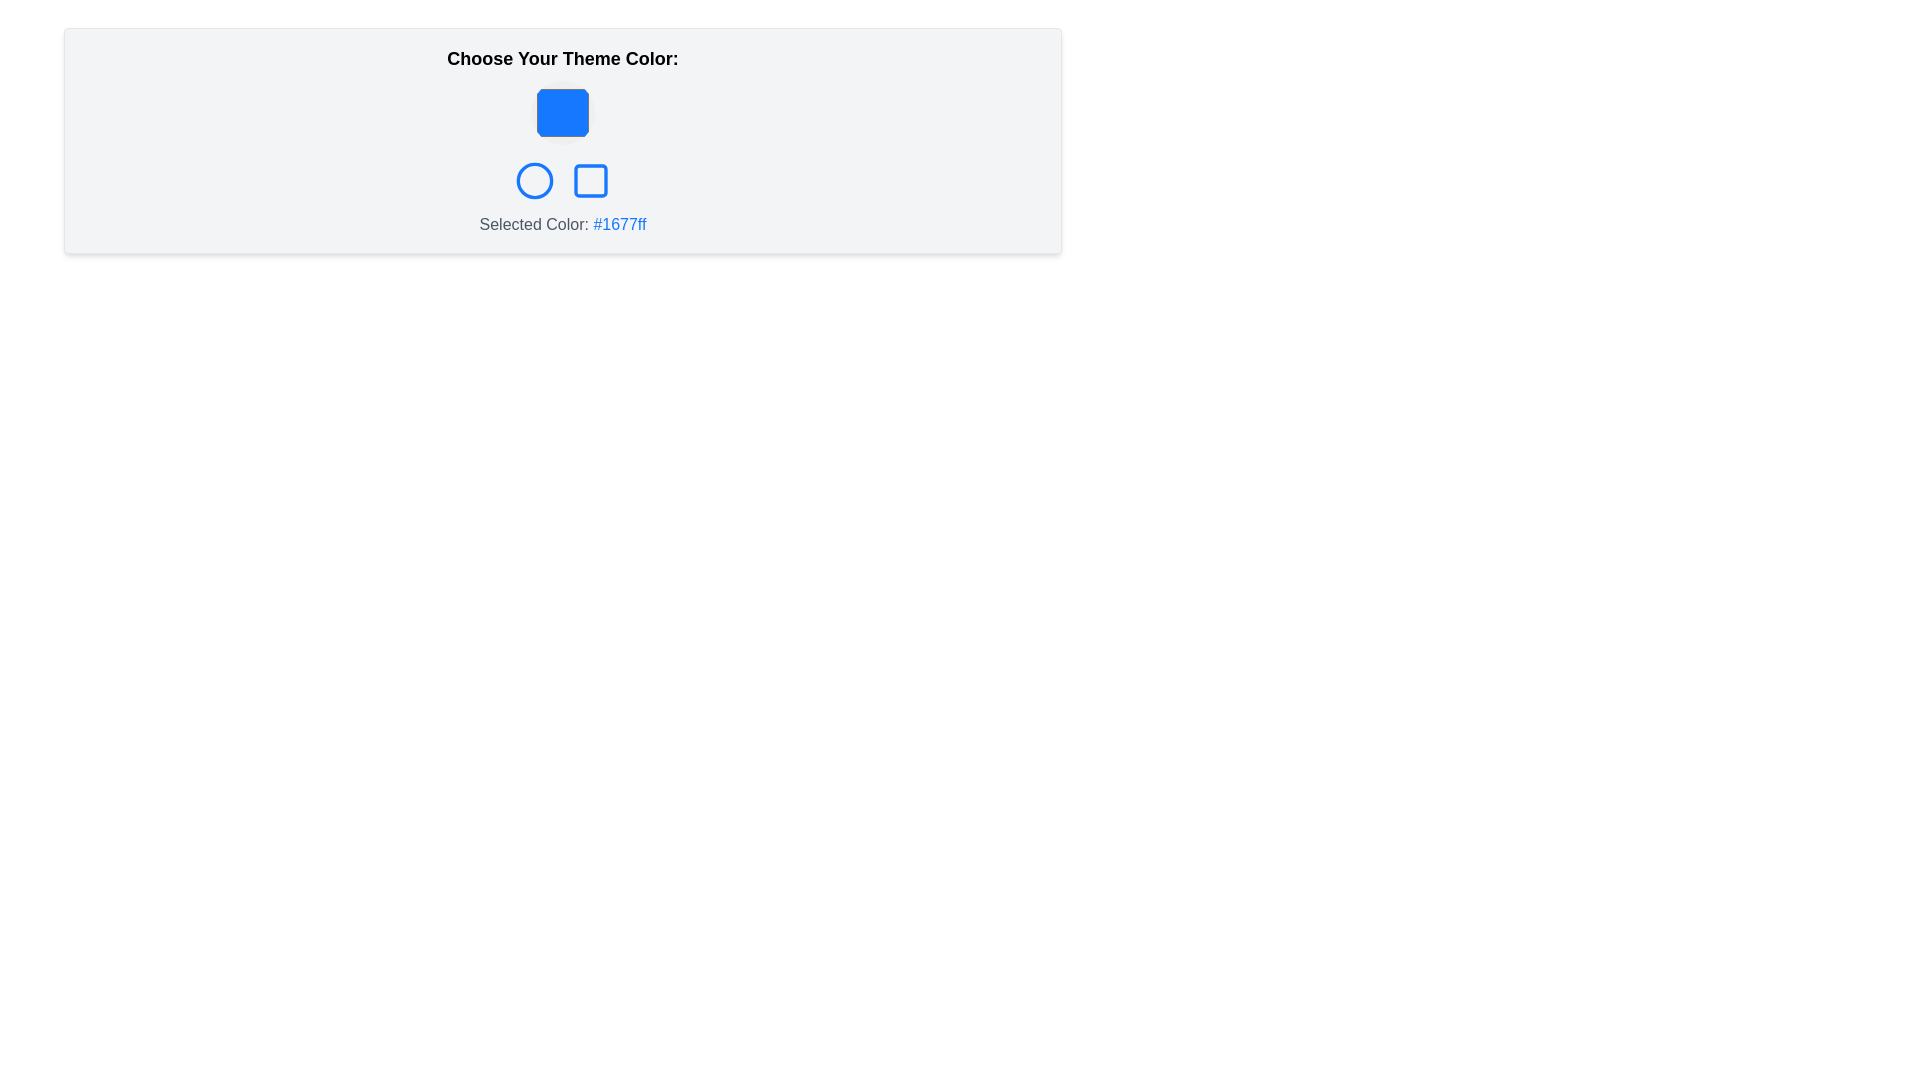 The height and width of the screenshot is (1080, 1920). I want to click on the interactive color picker representing the color '#1677ff' located centrally within the 'Choose Your Theme Color:' section, so click(561, 112).